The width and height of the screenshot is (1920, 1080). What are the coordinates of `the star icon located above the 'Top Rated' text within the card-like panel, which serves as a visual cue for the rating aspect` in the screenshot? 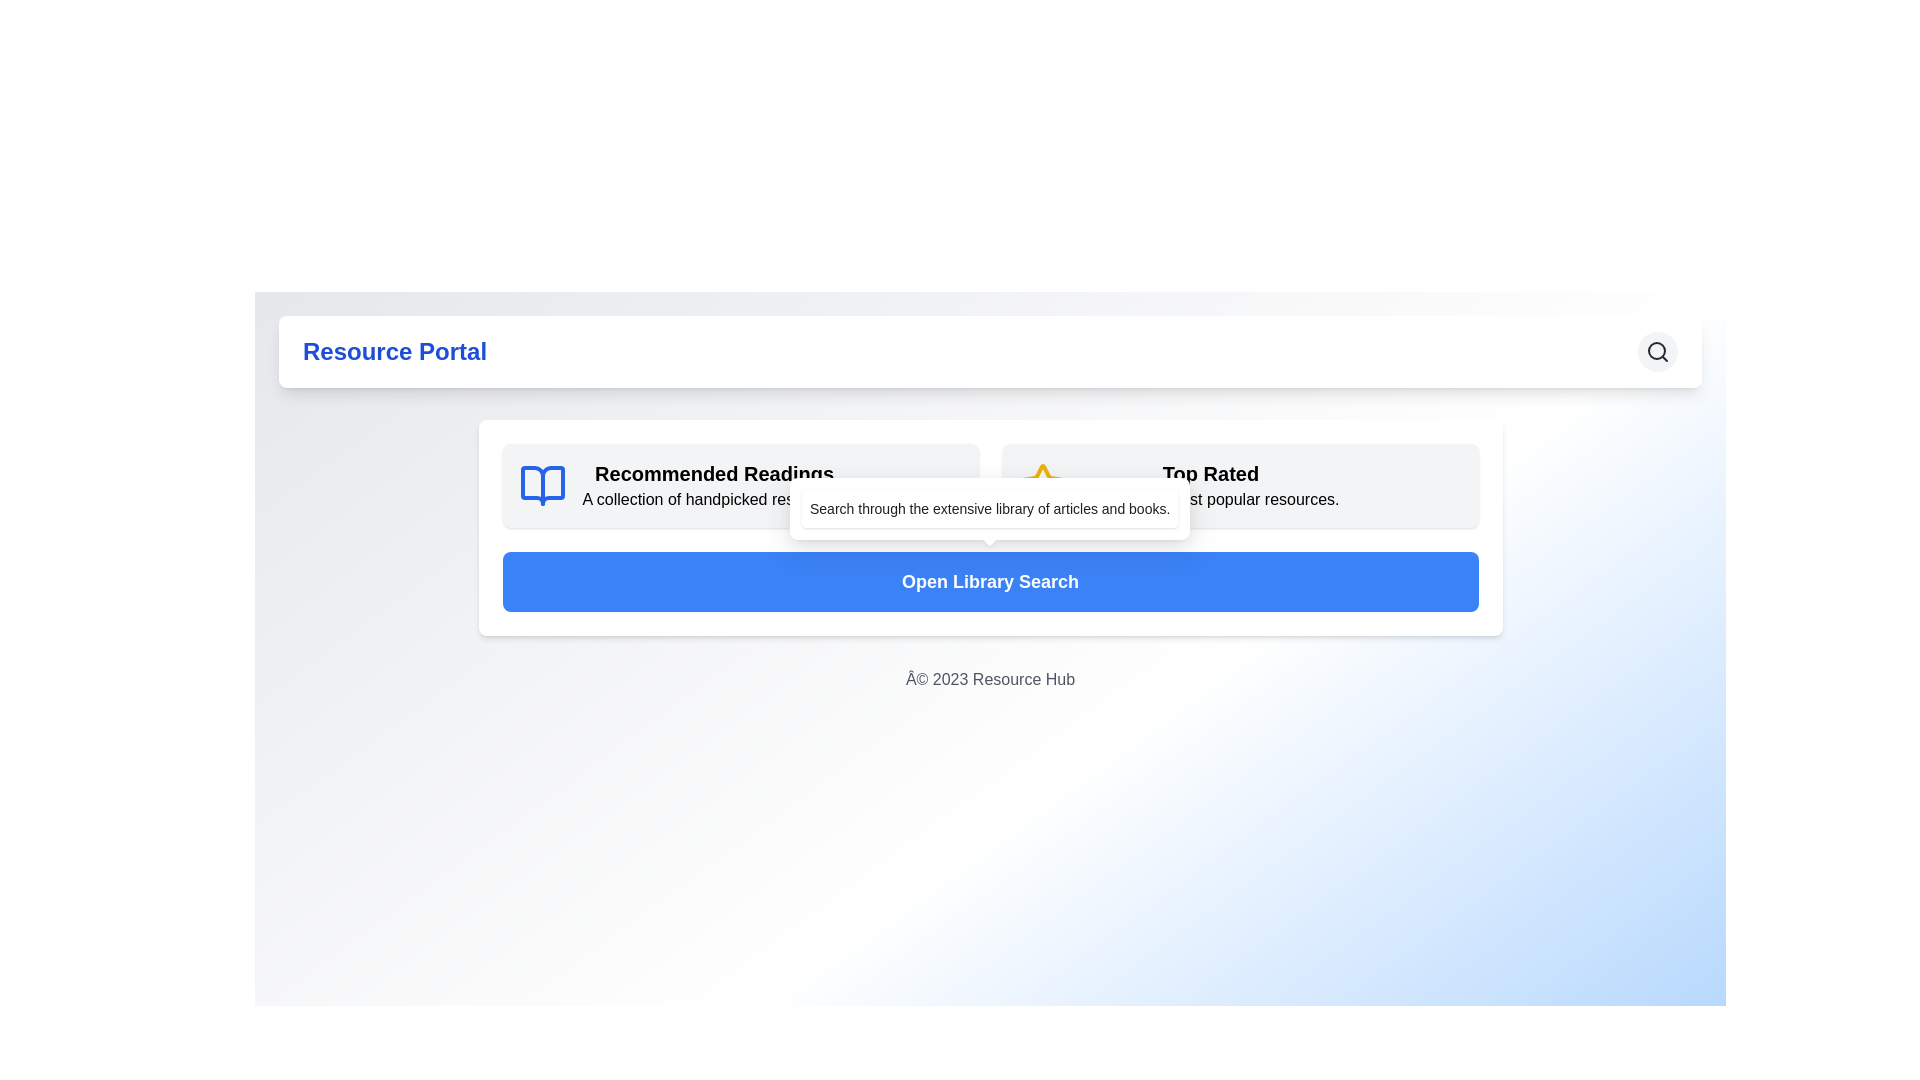 It's located at (1041, 486).